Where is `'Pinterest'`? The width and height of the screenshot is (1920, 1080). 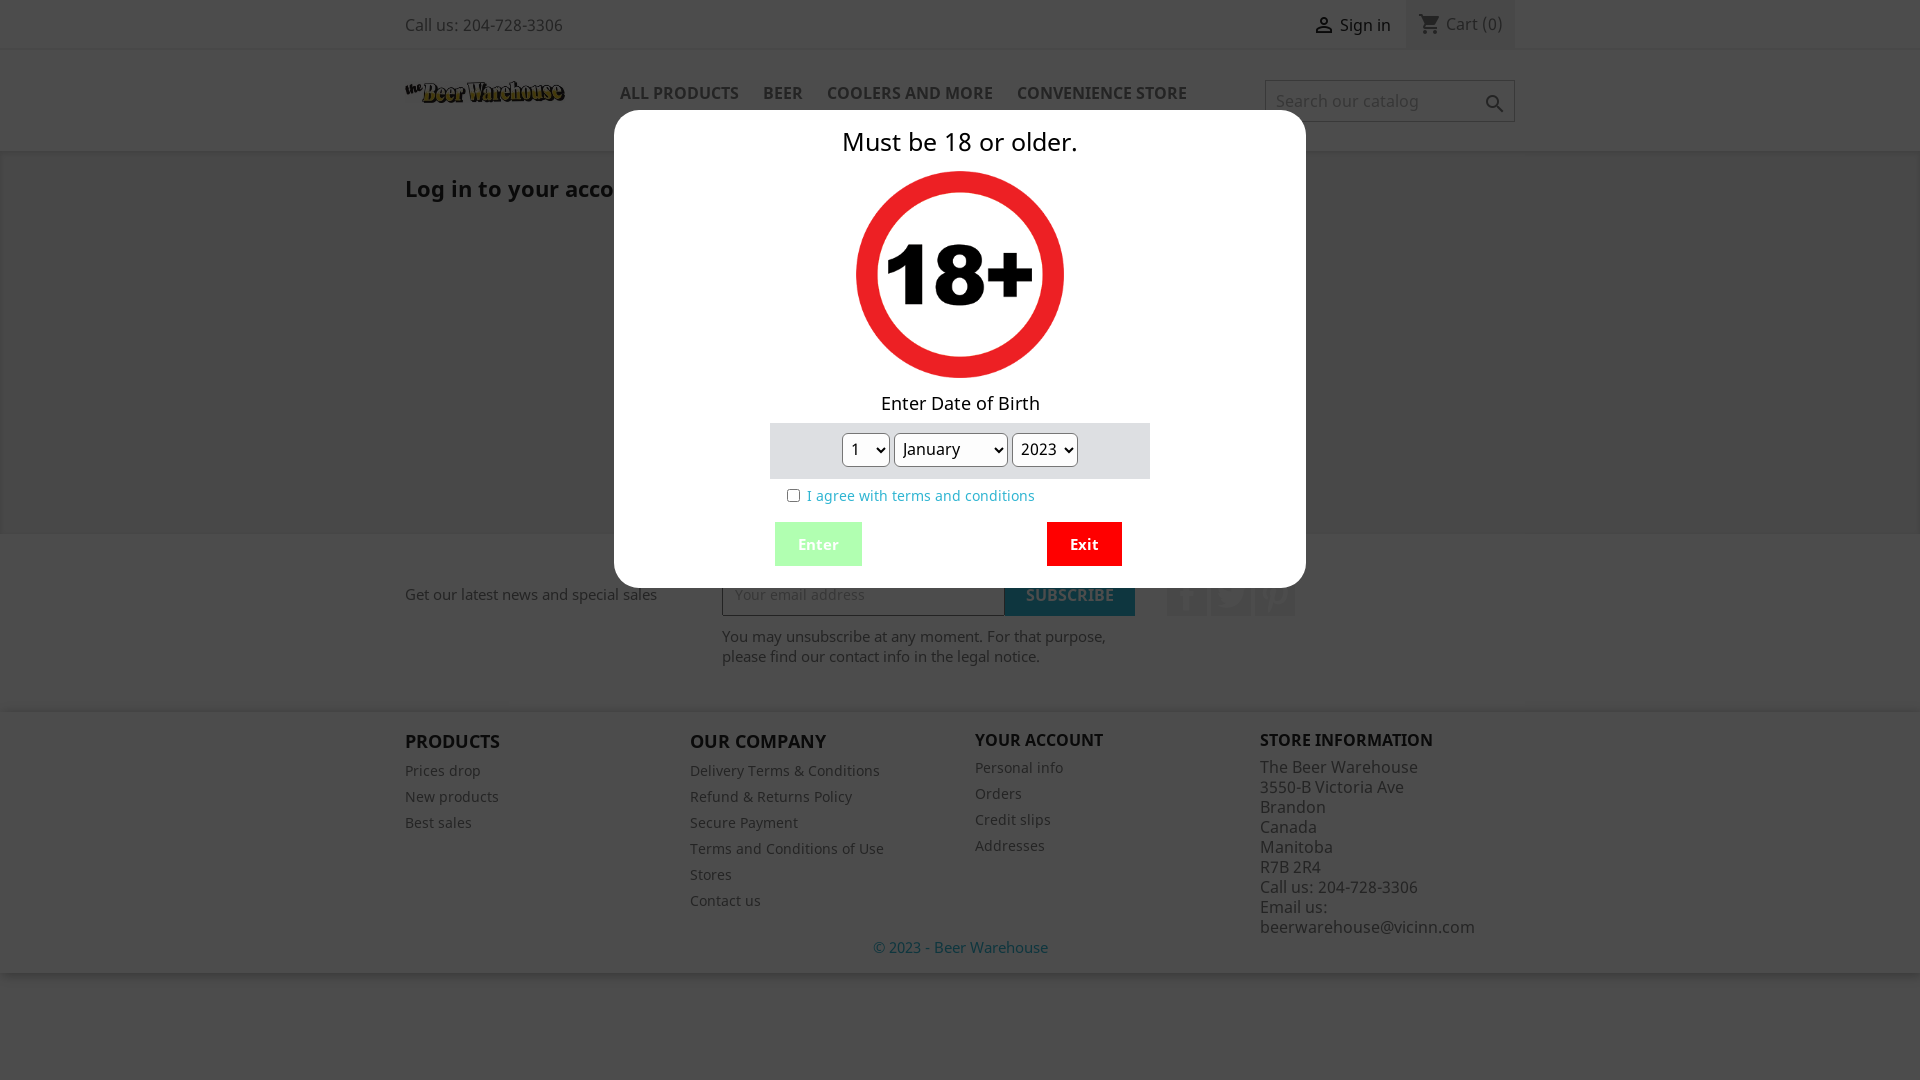
'Pinterest' is located at coordinates (1274, 595).